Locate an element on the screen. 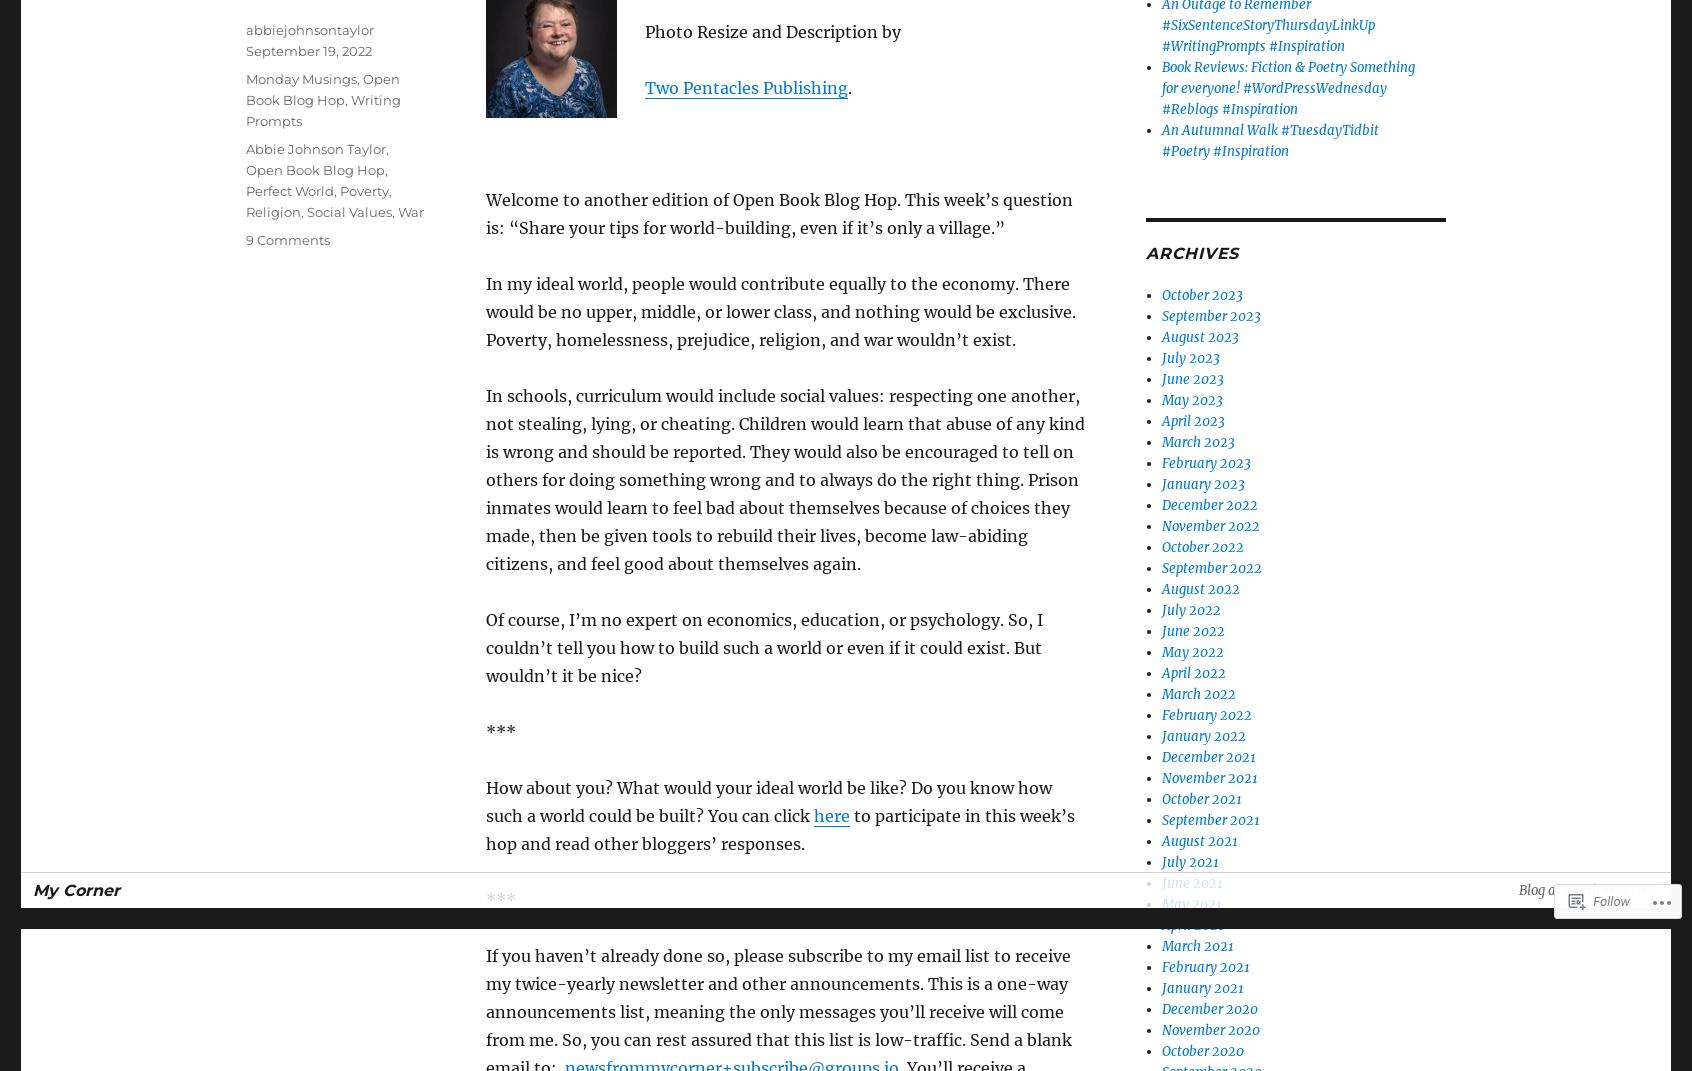 The width and height of the screenshot is (1692, 1071). 'Abbie Johnson Taylor' is located at coordinates (315, 148).